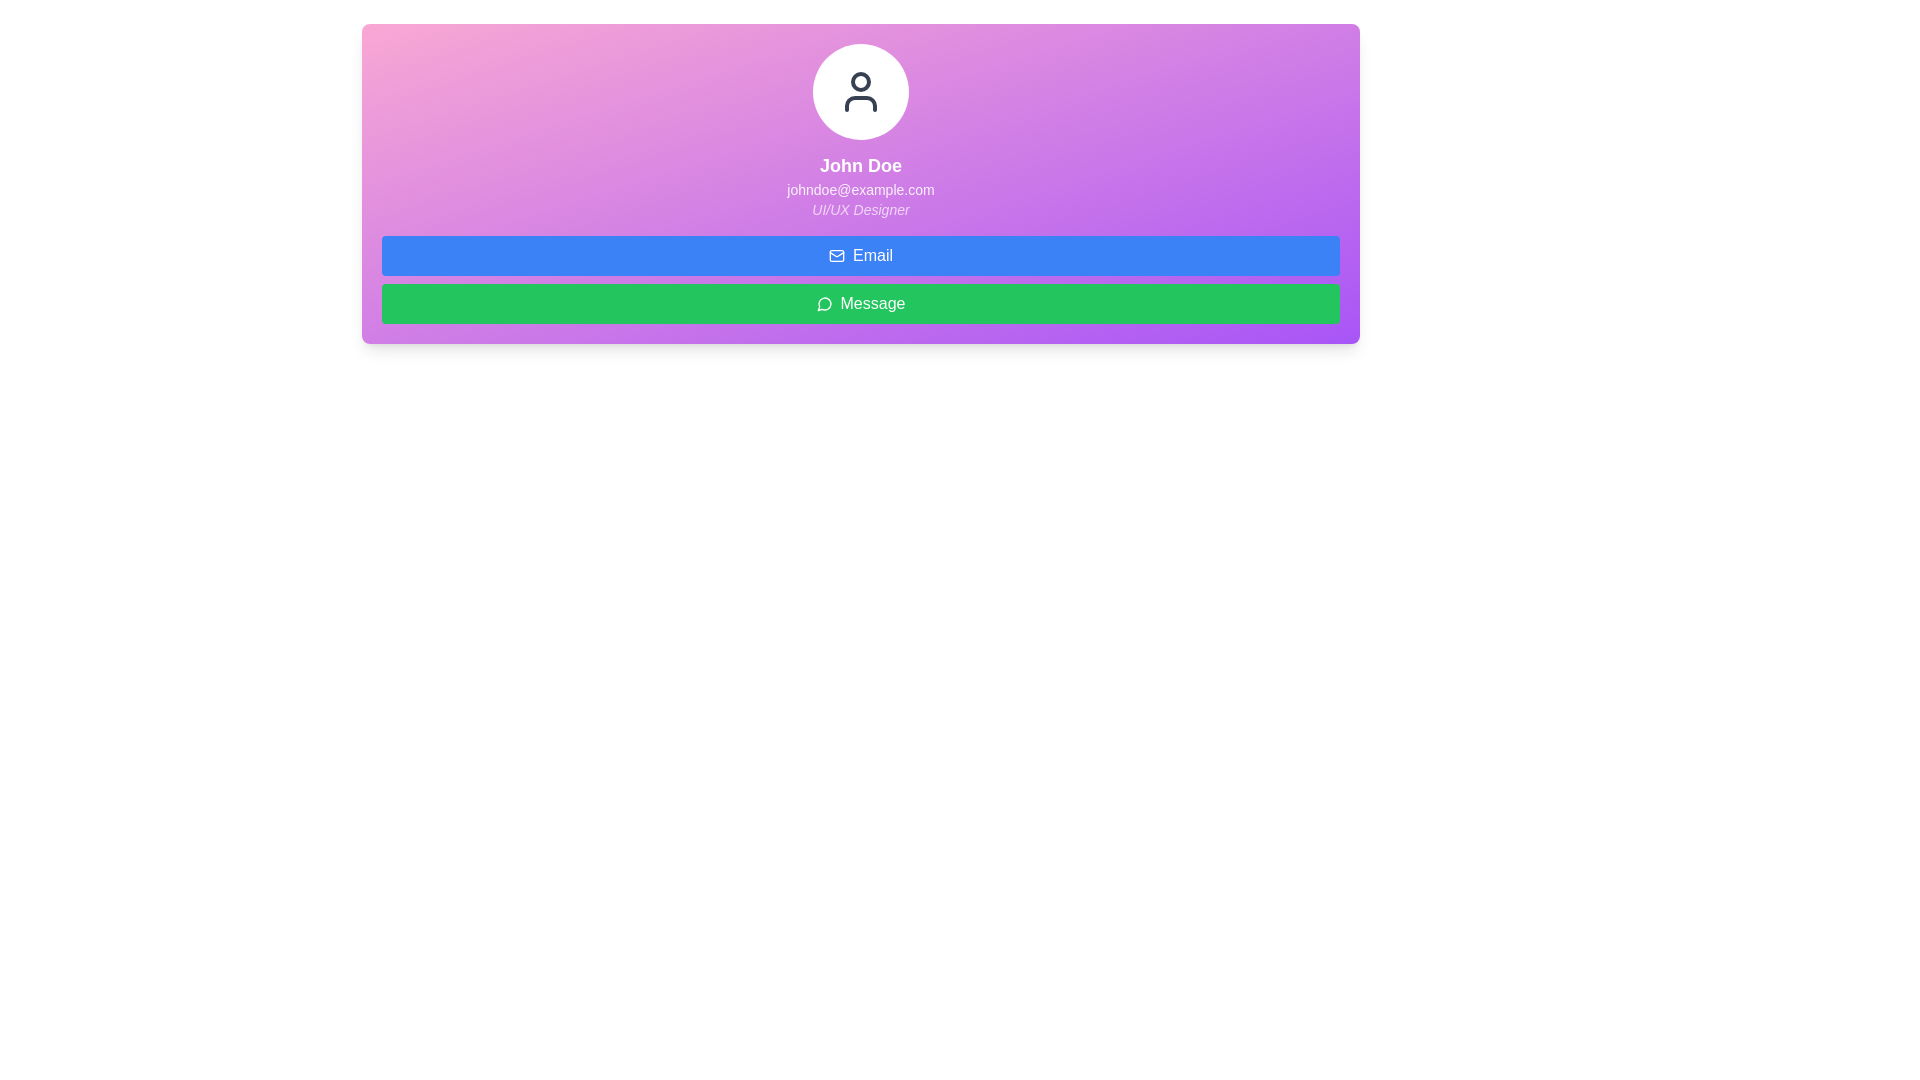 The width and height of the screenshot is (1920, 1080). Describe the element at coordinates (836, 254) in the screenshot. I see `the details of the mail icon, which is a minimalist outline design of an envelope located within a blue rectangular button labeled 'Email'` at that location.